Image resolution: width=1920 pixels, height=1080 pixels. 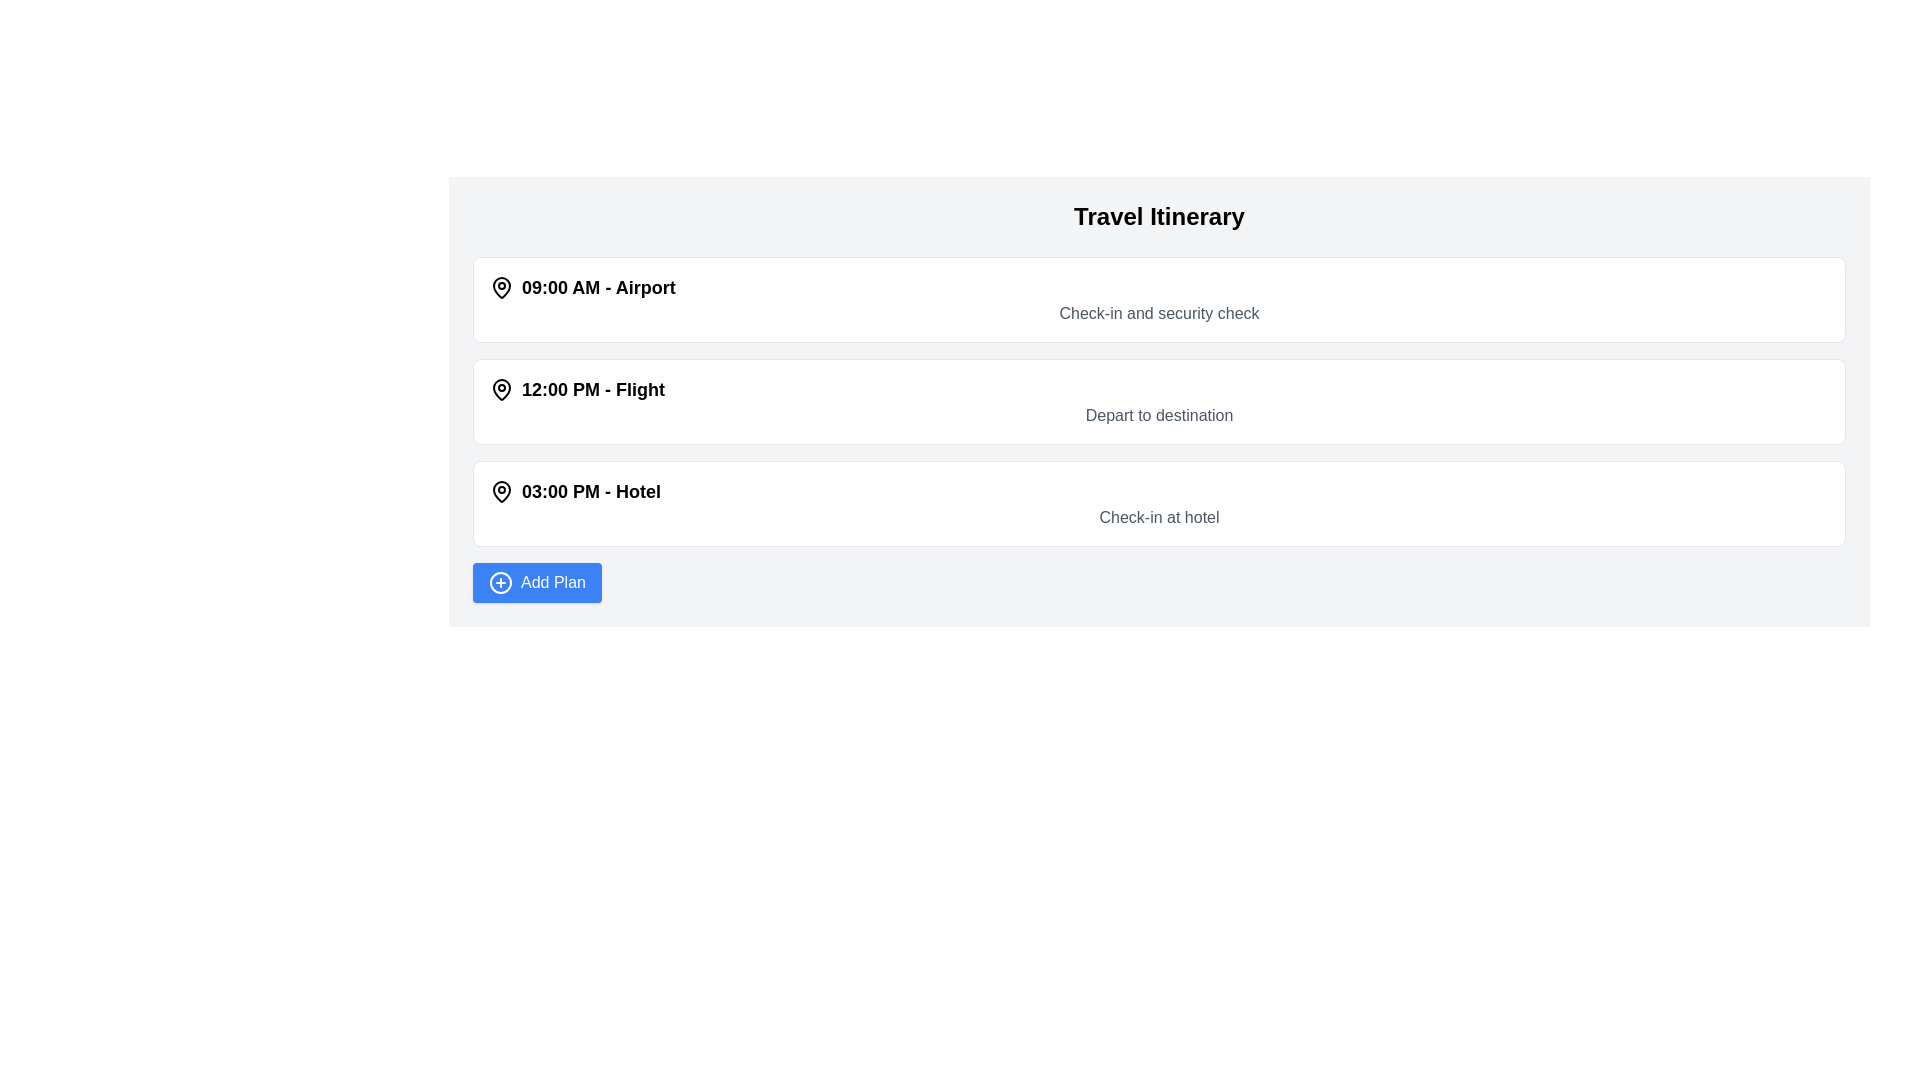 What do you see at coordinates (1159, 415) in the screenshot?
I see `the static text label that indicates the next travel-related action or status, positioned beneath the '12:00 PM - Flight' text component` at bounding box center [1159, 415].